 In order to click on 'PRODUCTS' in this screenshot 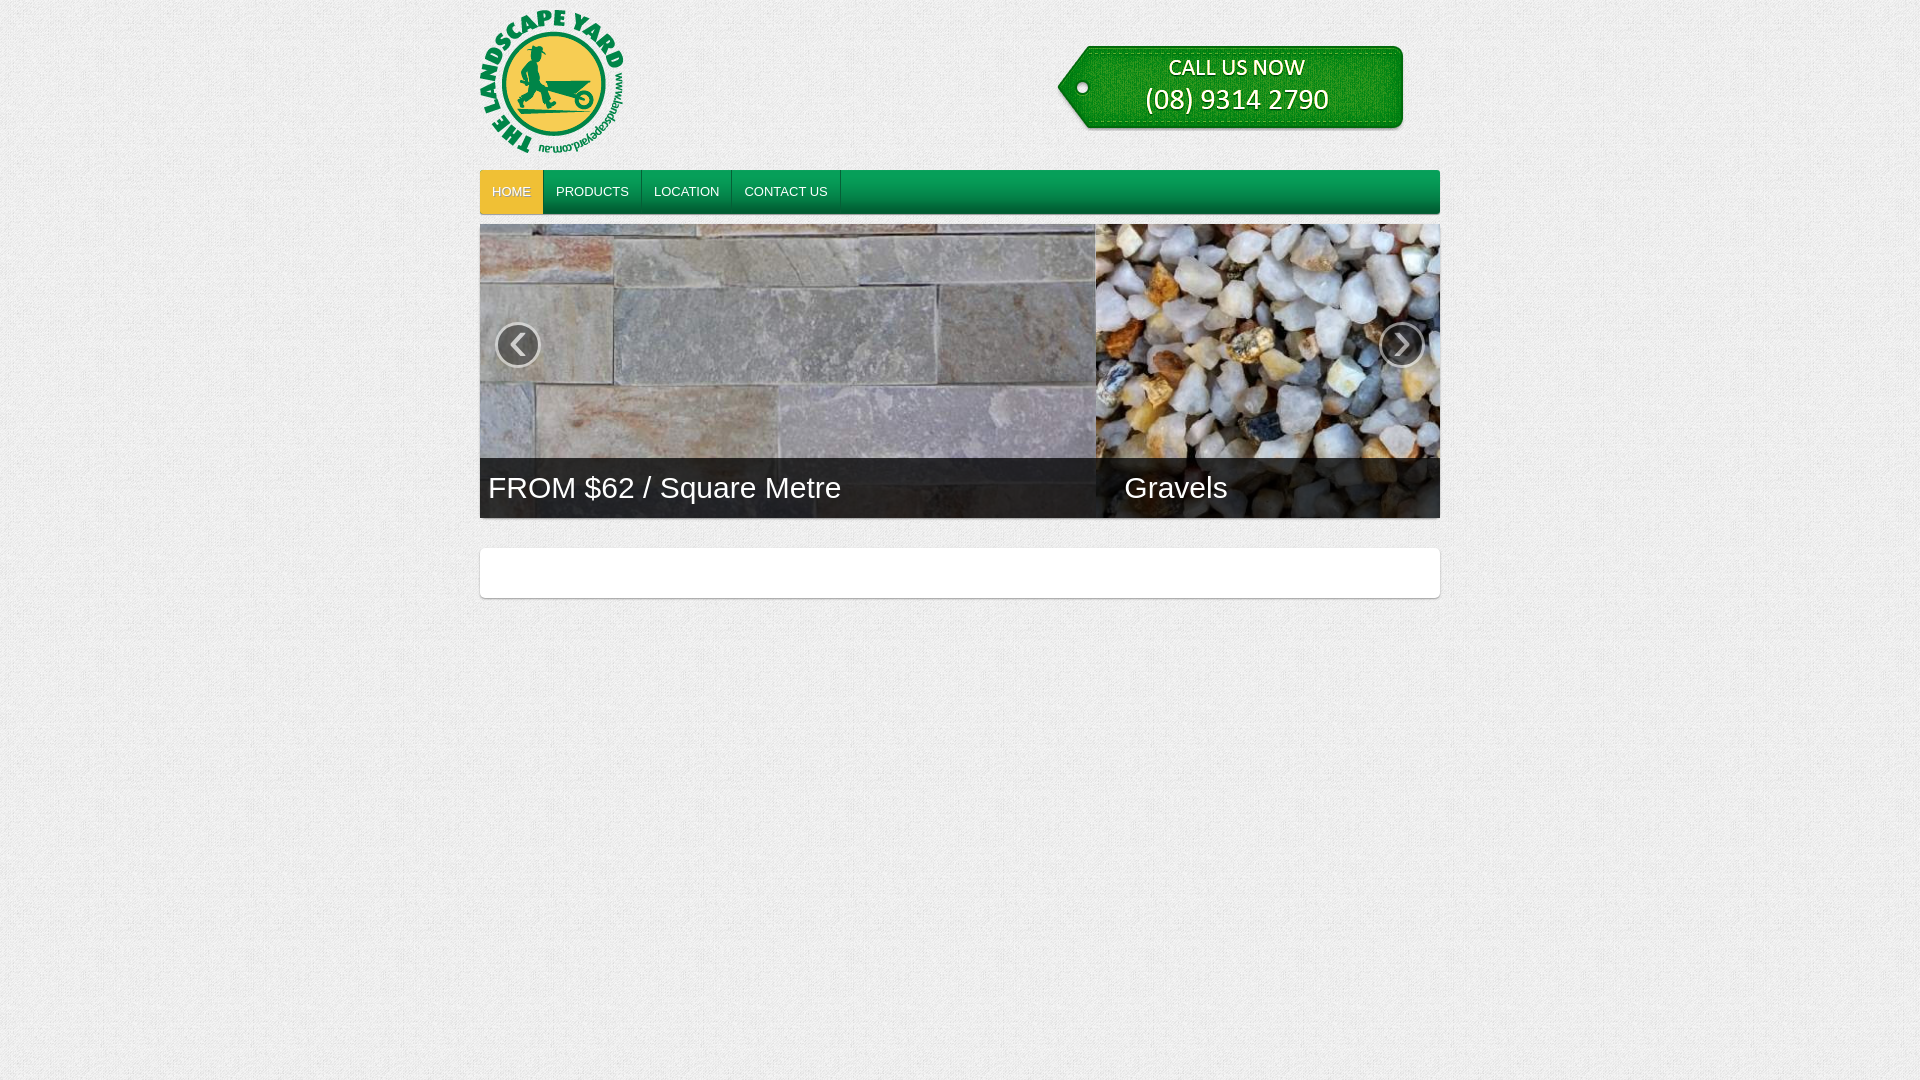, I will do `click(592, 192)`.